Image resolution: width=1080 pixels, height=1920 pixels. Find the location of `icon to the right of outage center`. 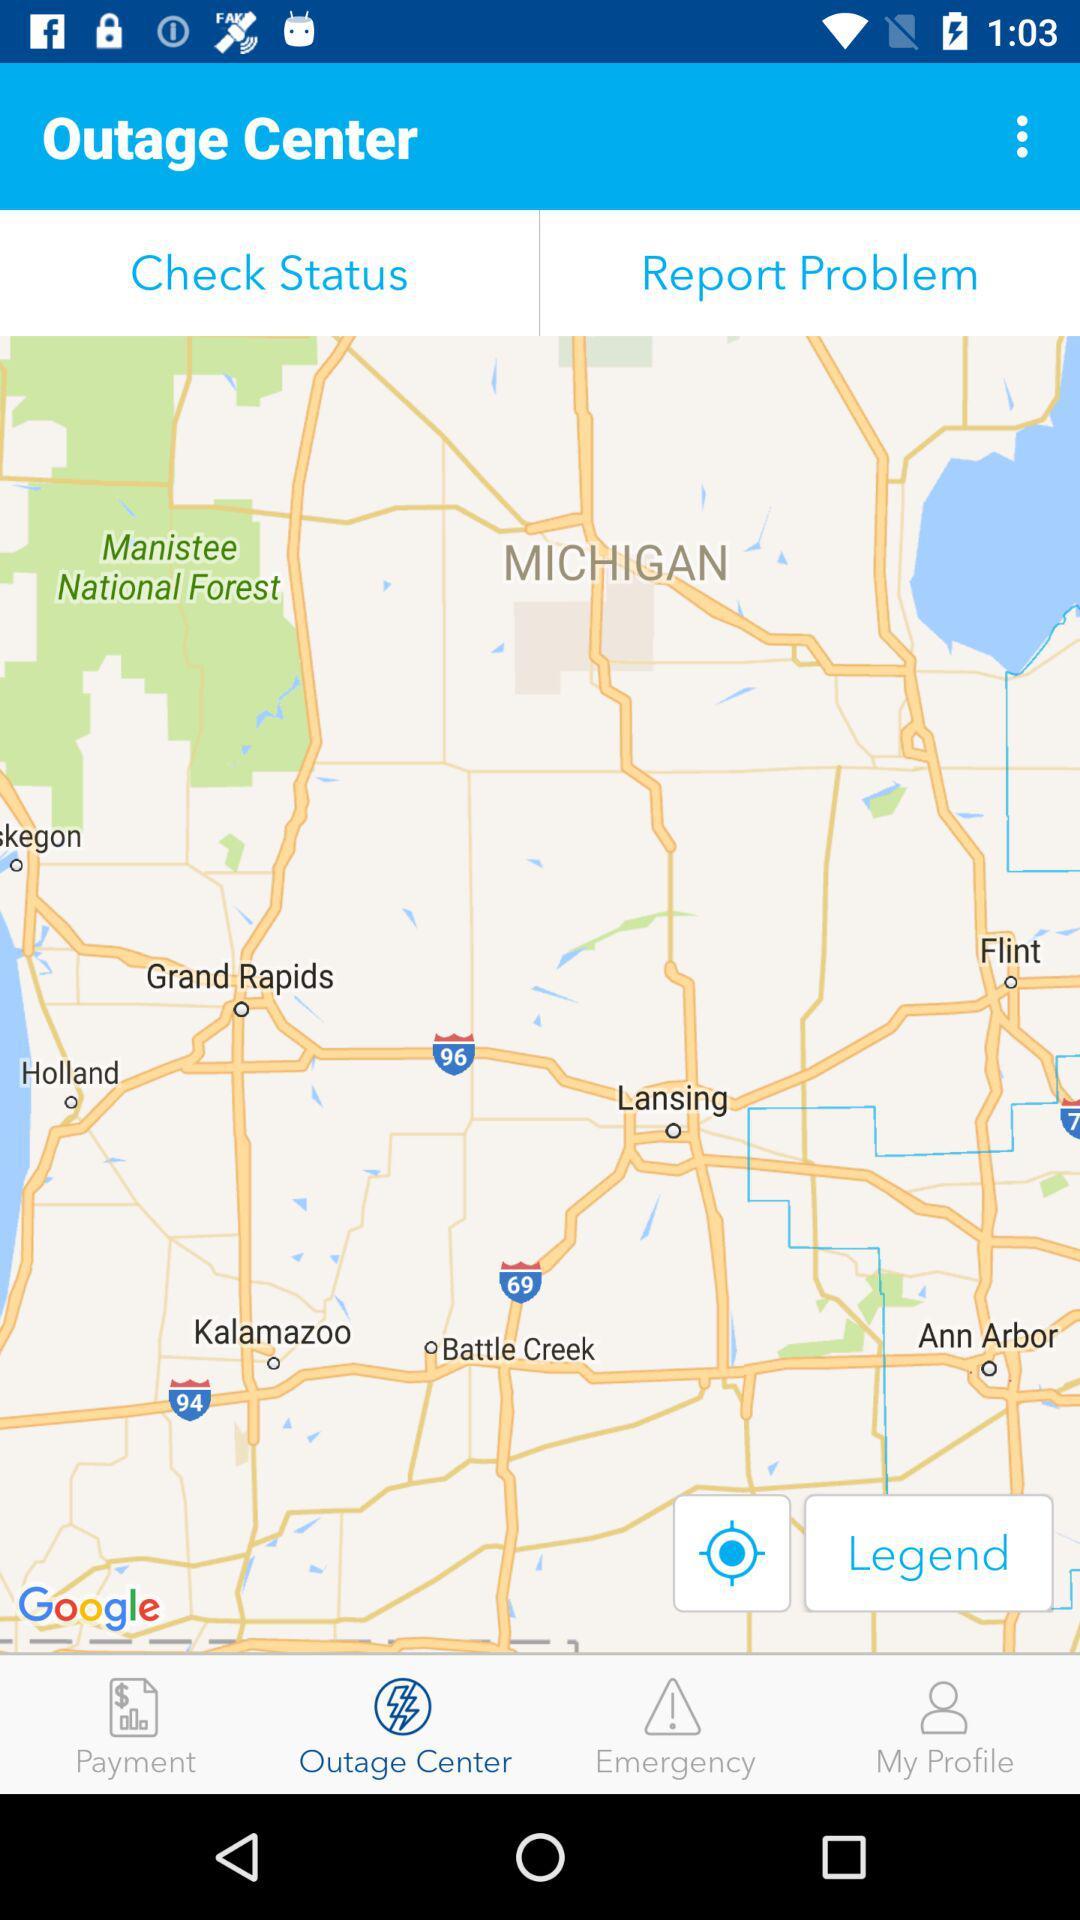

icon to the right of outage center is located at coordinates (675, 1723).